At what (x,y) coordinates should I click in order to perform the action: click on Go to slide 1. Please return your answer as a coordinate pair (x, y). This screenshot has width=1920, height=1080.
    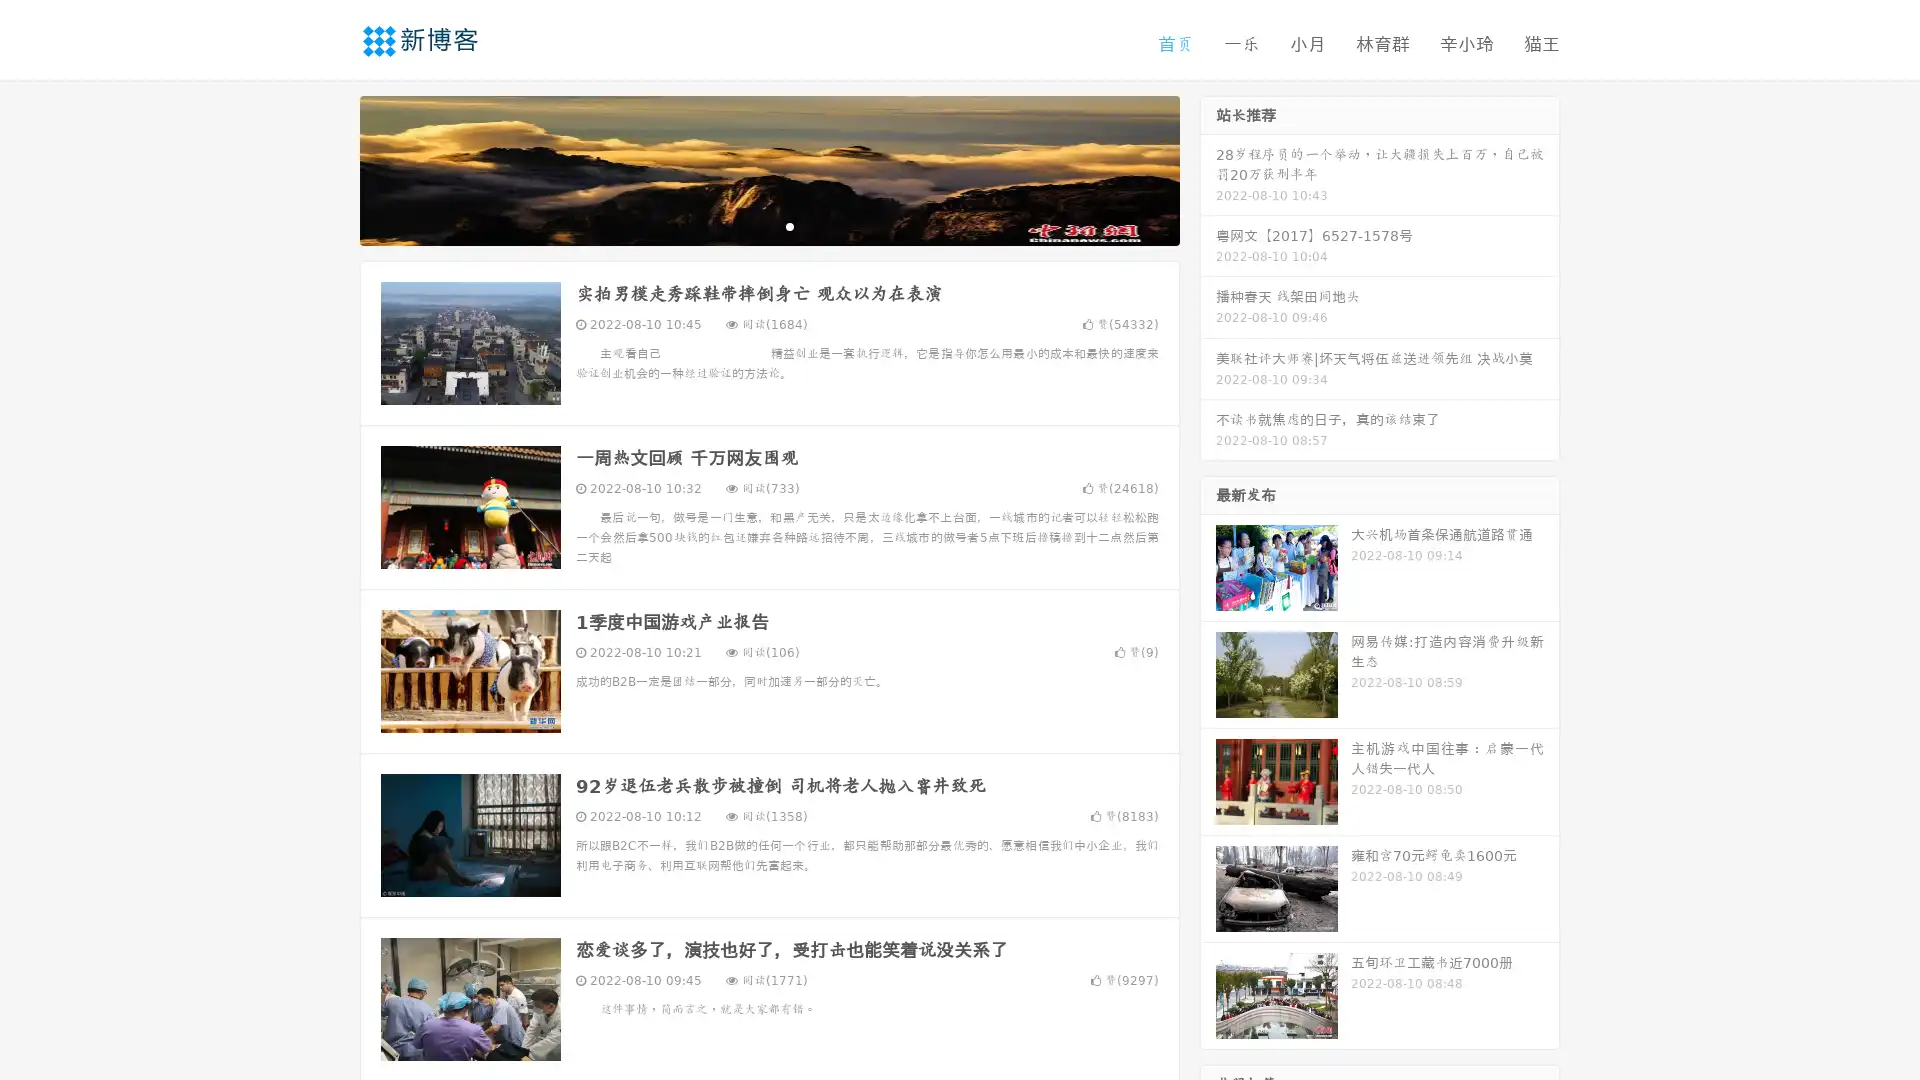
    Looking at the image, I should click on (748, 225).